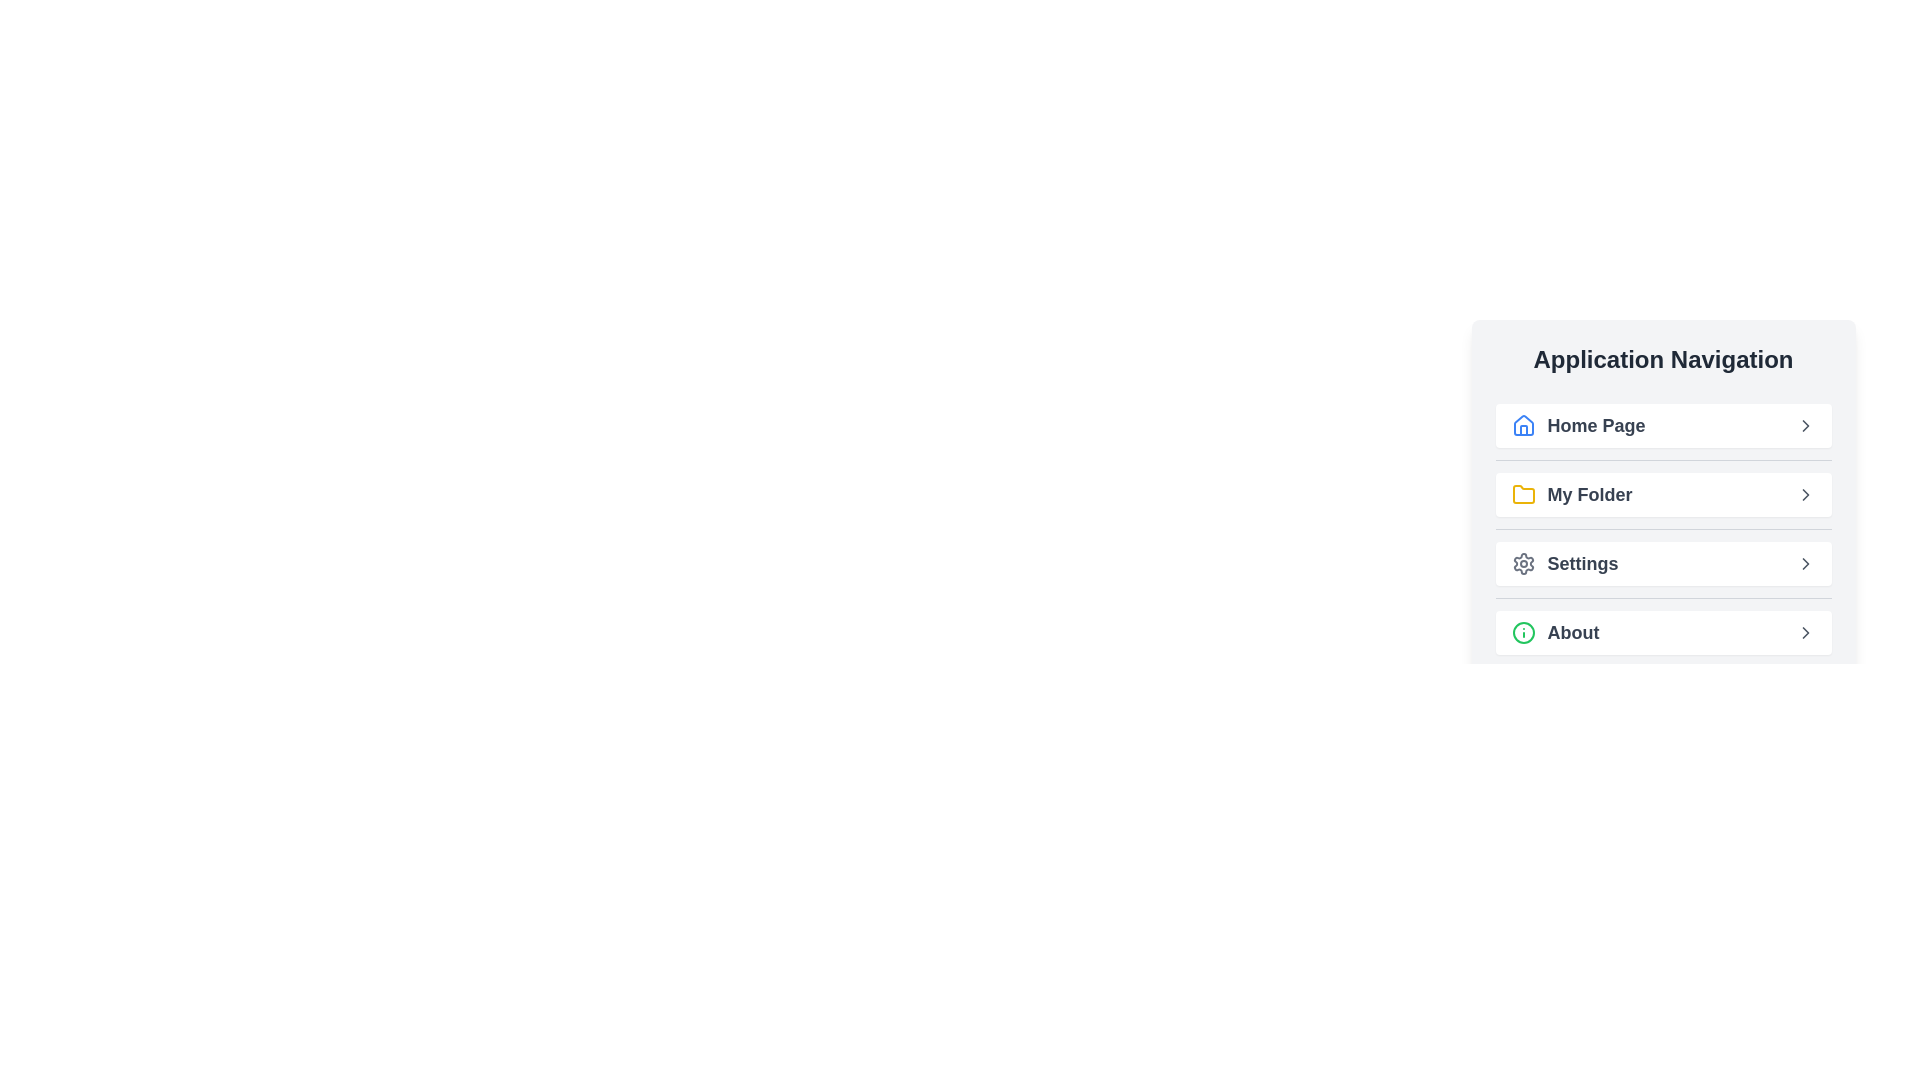  I want to click on the settings icon located in the navigation menu's 'Settings' option row, so click(1522, 563).